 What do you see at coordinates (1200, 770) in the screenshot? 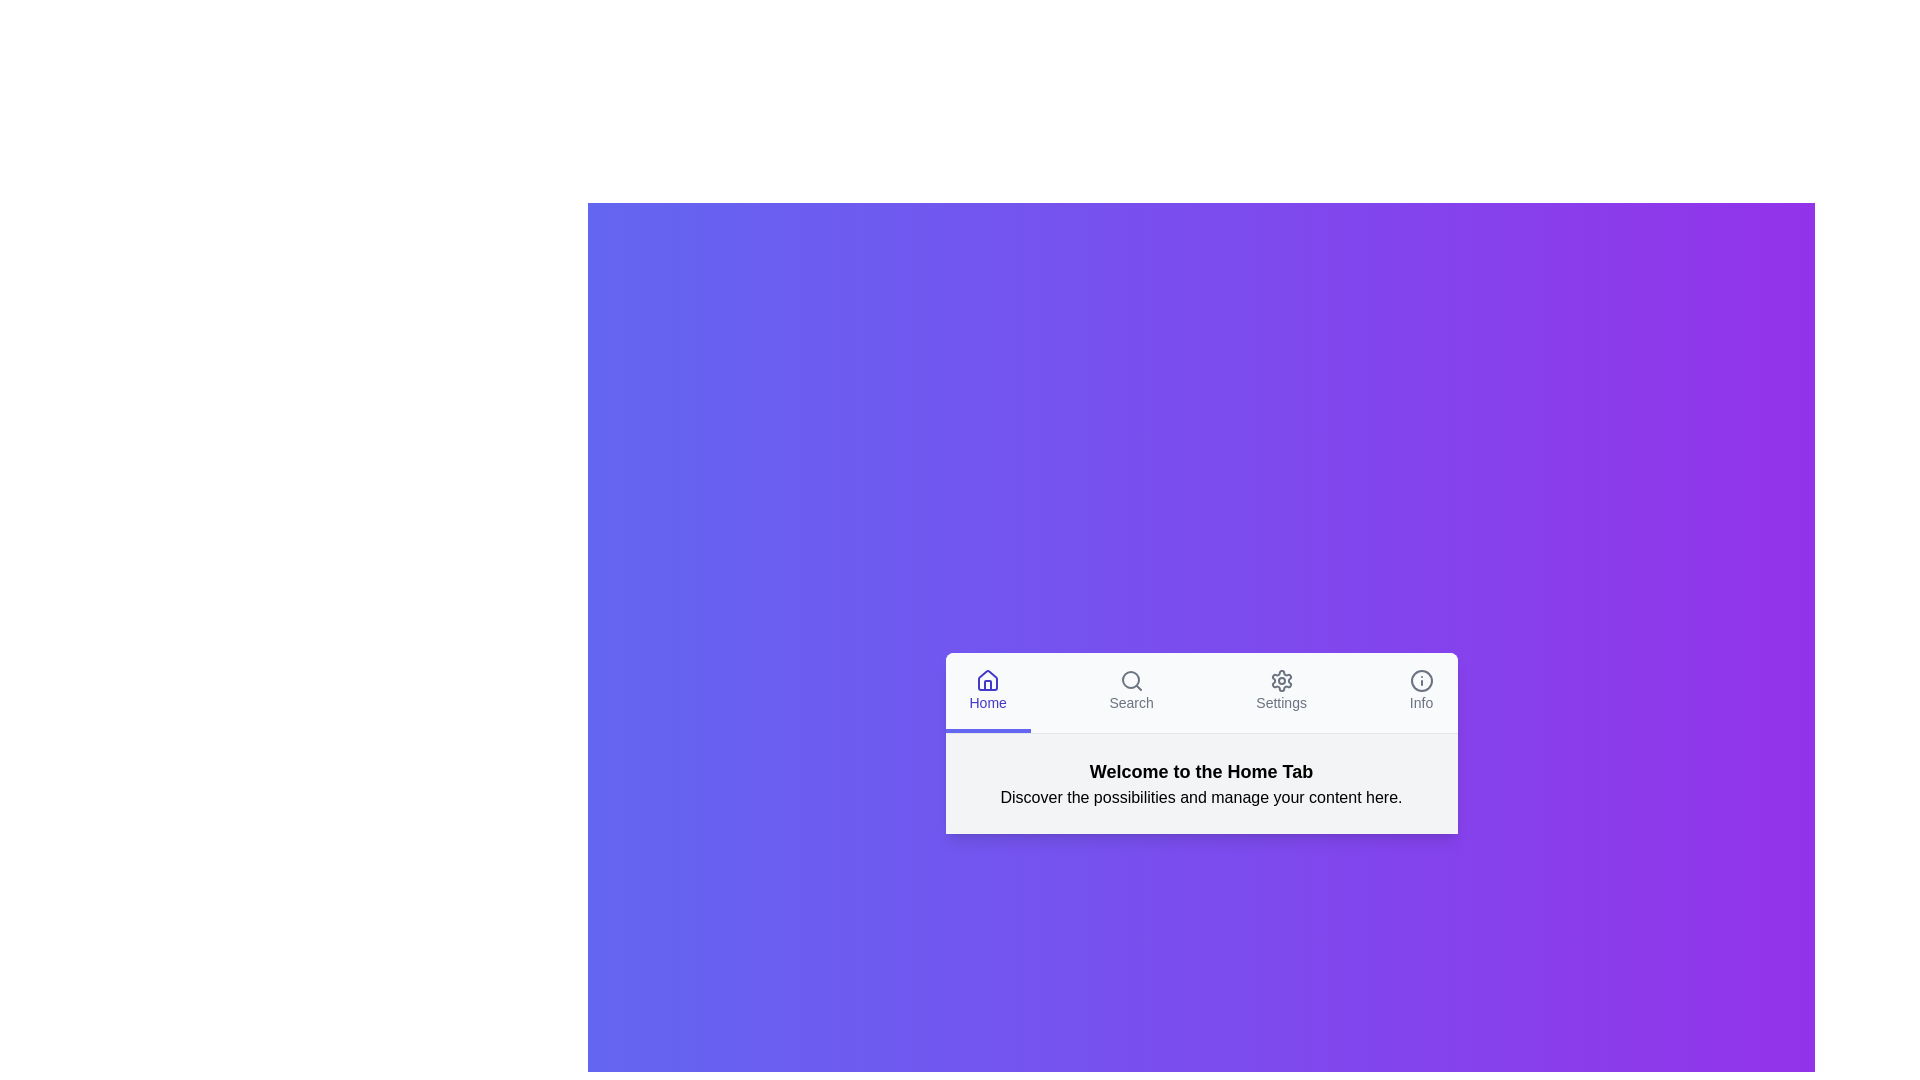
I see `the 'Welcome to the Home Tab' text label, which is prominently displayed in a bold and larger font size, centered in a white box above the descriptive text` at bounding box center [1200, 770].